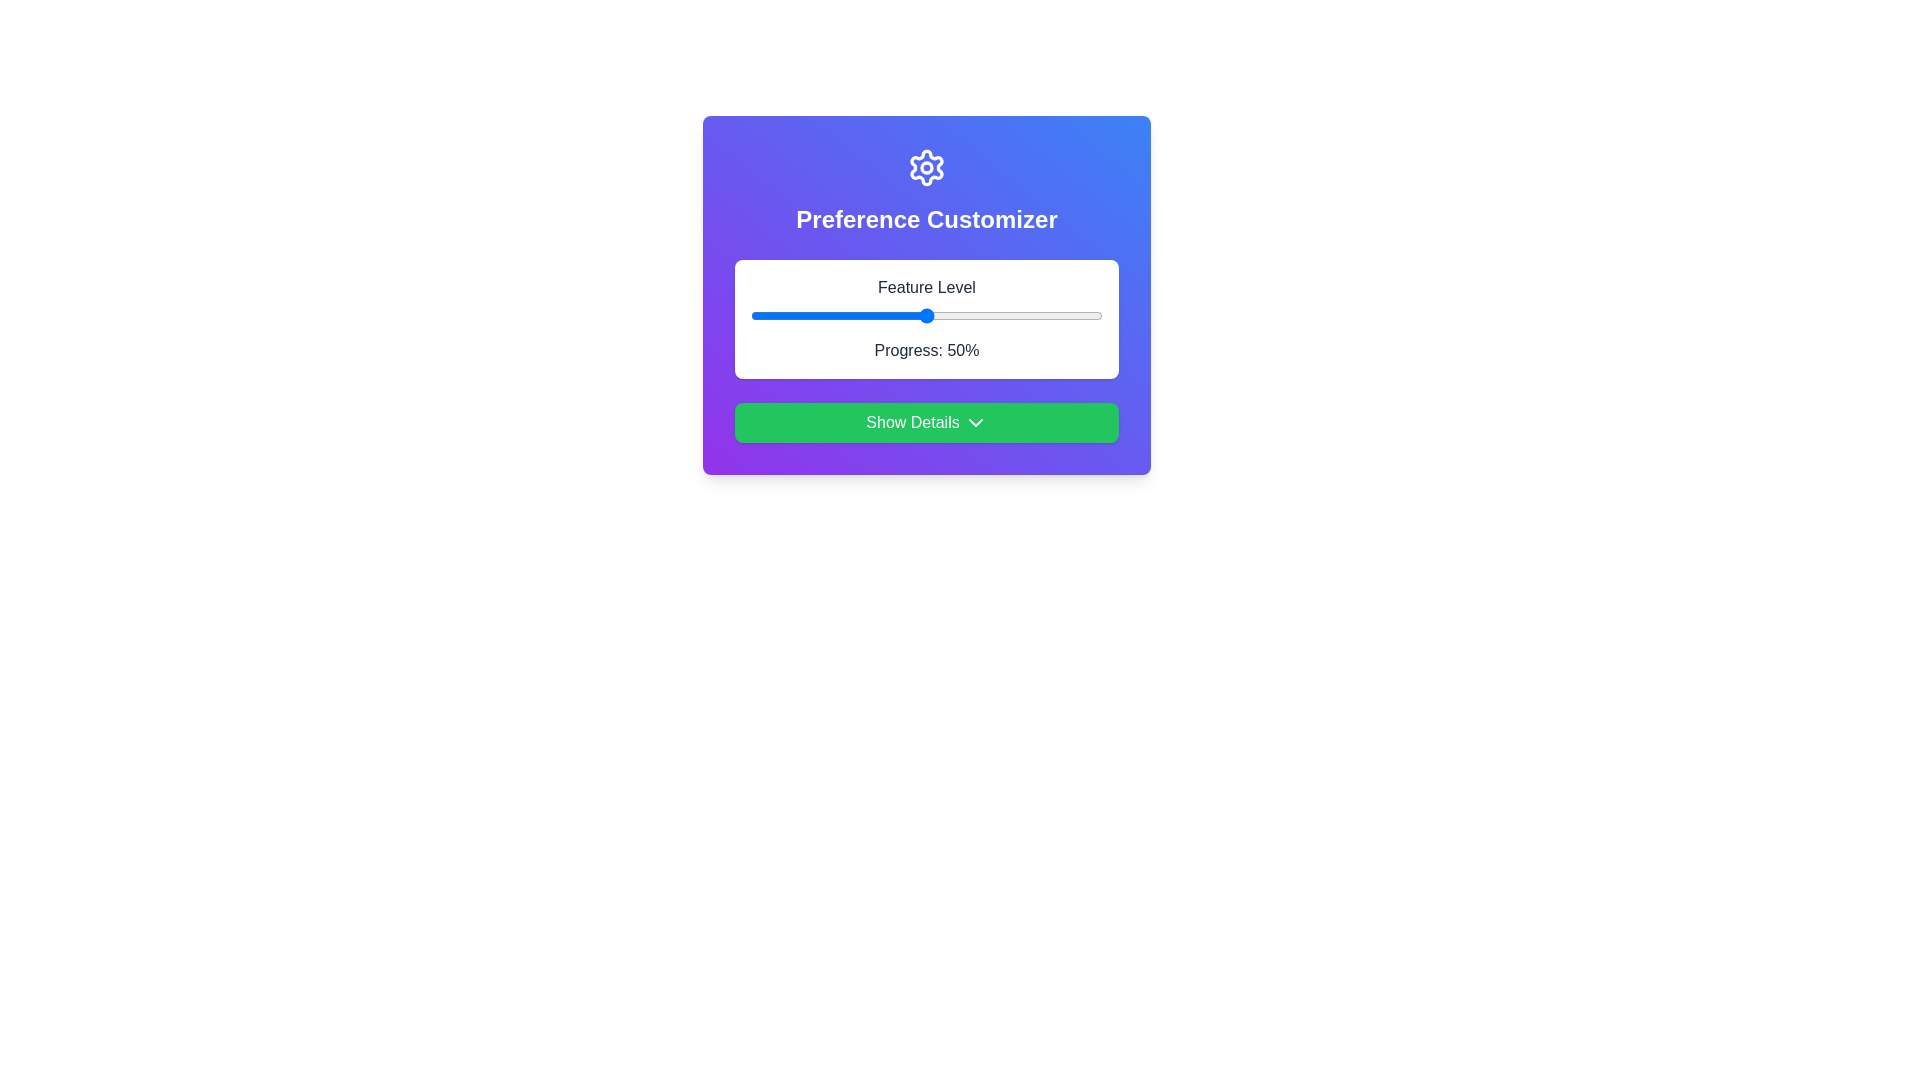 The width and height of the screenshot is (1920, 1080). I want to click on the 'Show Details' button to expand additional information, so click(925, 422).